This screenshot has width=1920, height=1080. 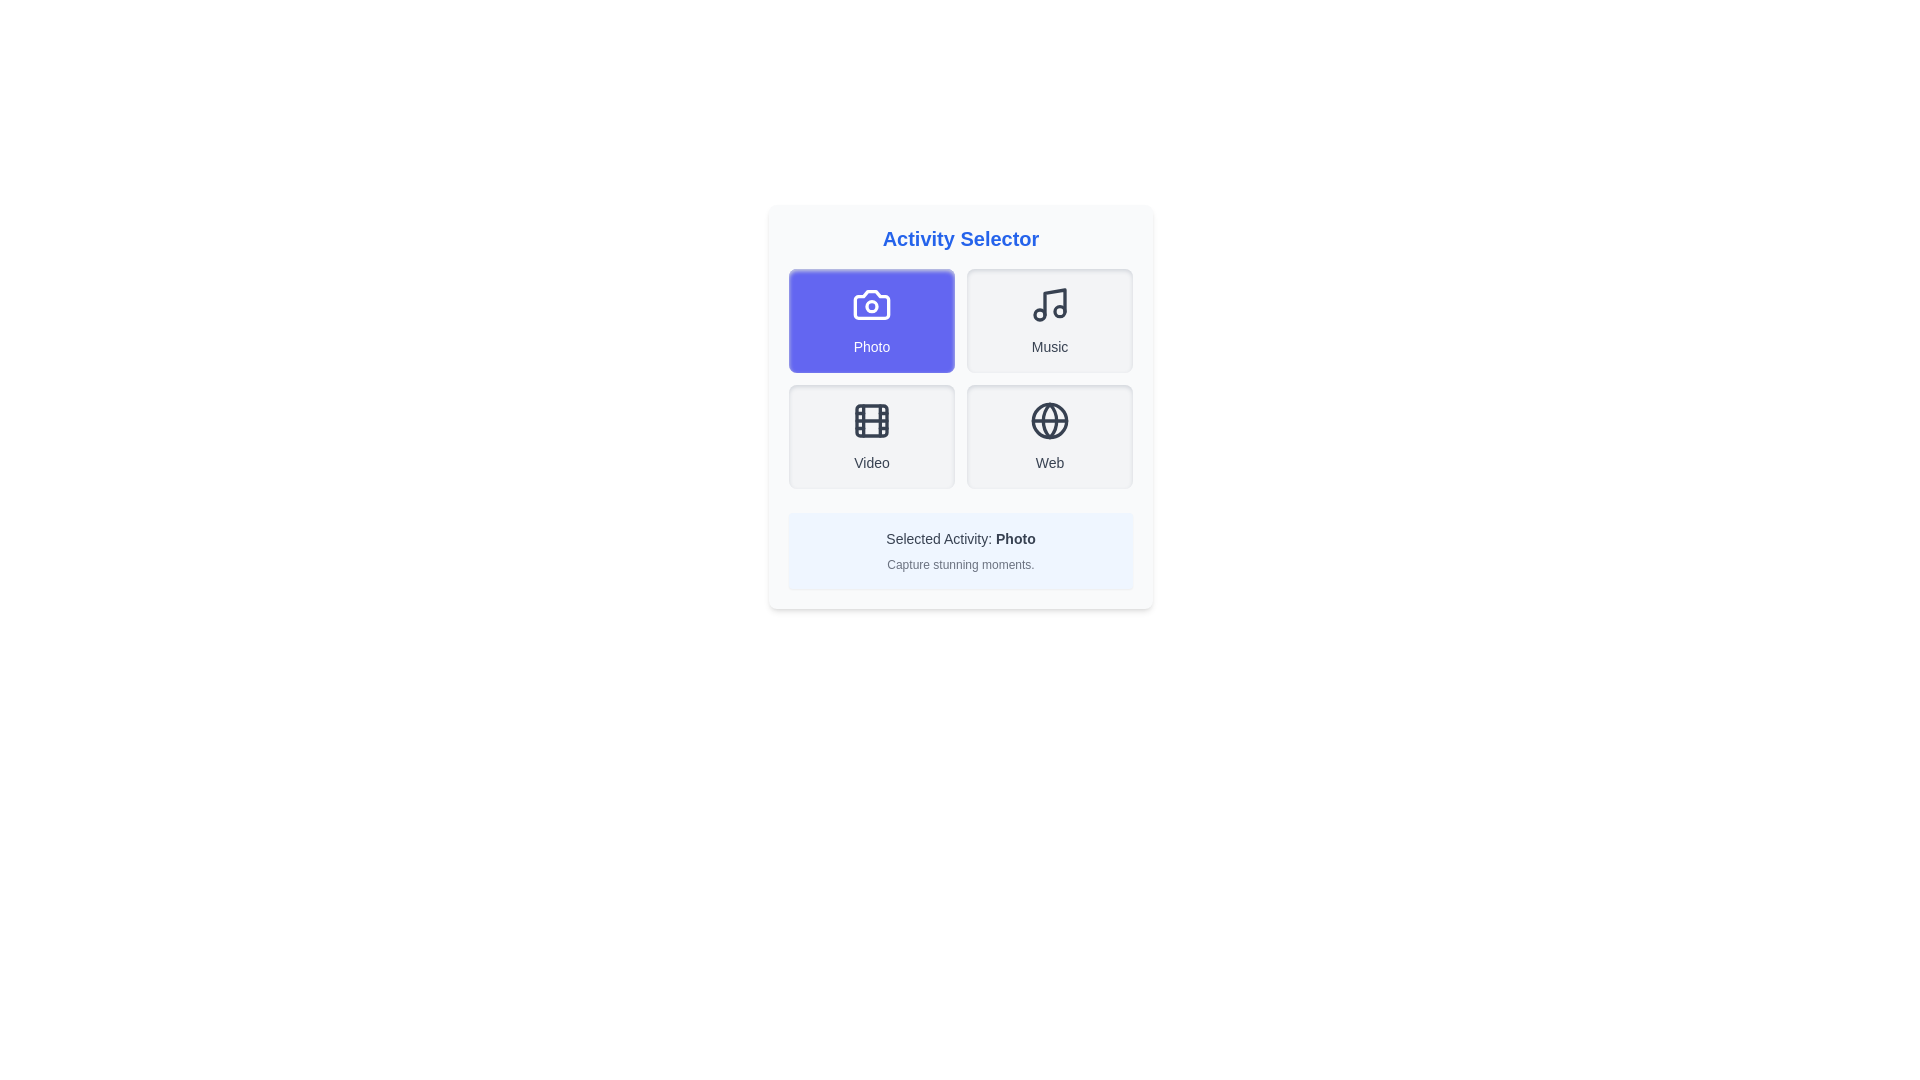 What do you see at coordinates (1059, 311) in the screenshot?
I see `the SVG Circle that represents a music note in the 'Music' activity button` at bounding box center [1059, 311].